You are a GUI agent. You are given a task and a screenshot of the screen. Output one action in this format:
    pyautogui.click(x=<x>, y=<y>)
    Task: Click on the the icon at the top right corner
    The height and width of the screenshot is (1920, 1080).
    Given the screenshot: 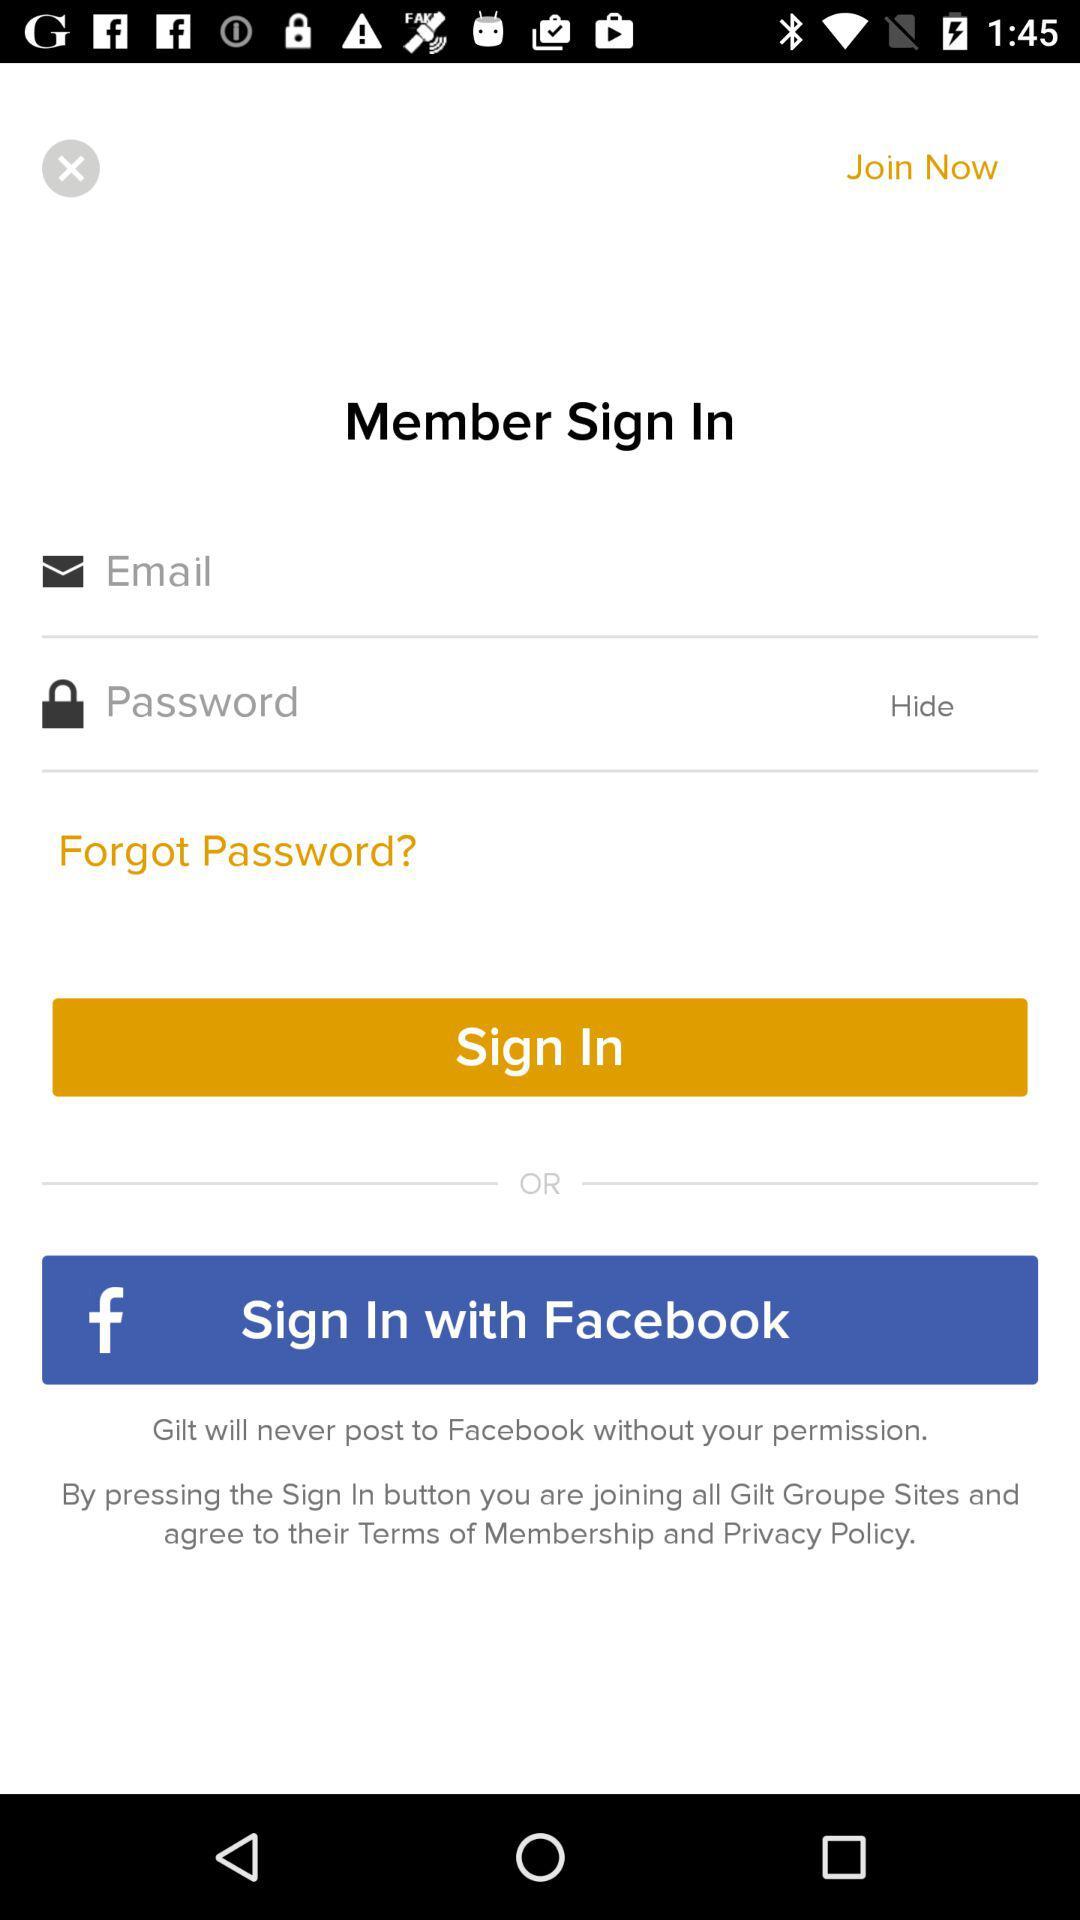 What is the action you would take?
    pyautogui.click(x=922, y=168)
    